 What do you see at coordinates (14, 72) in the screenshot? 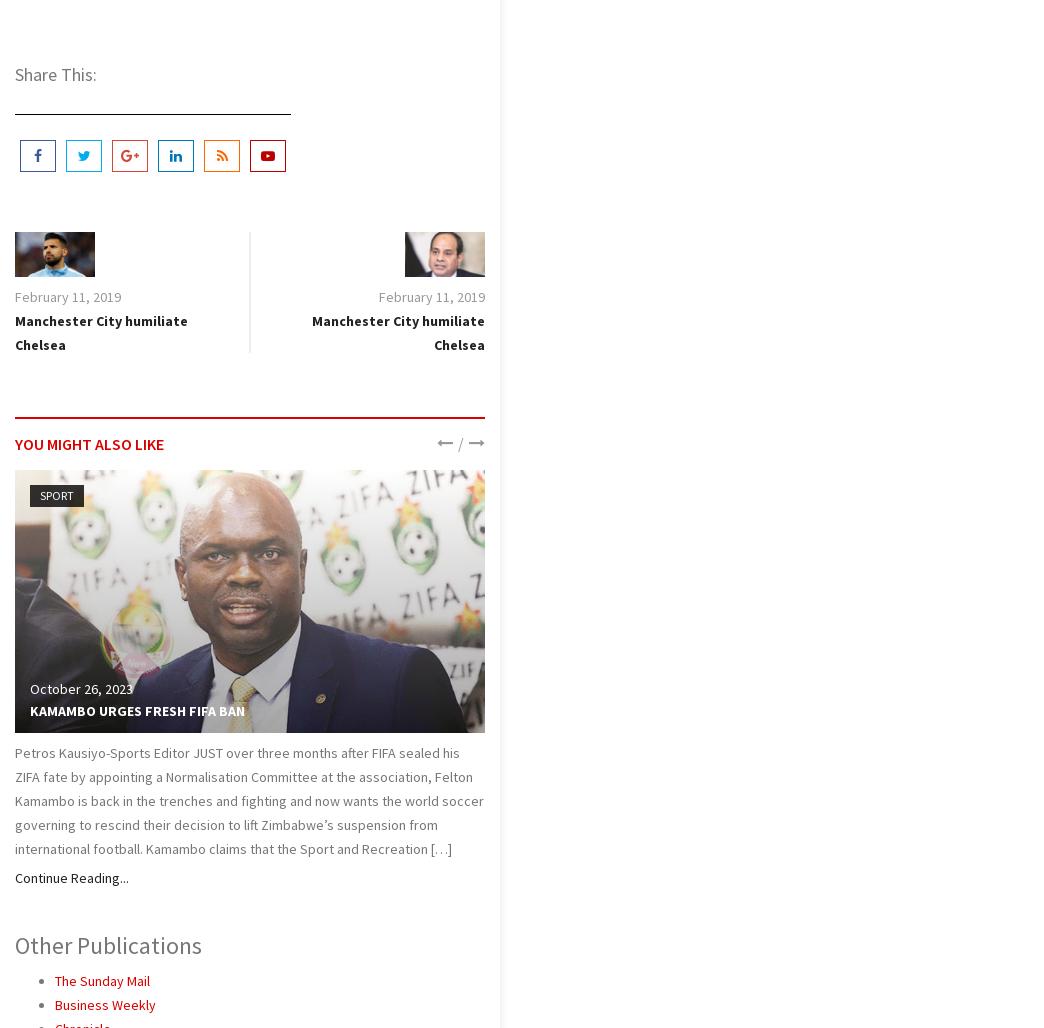
I see `'Share This:'` at bounding box center [14, 72].